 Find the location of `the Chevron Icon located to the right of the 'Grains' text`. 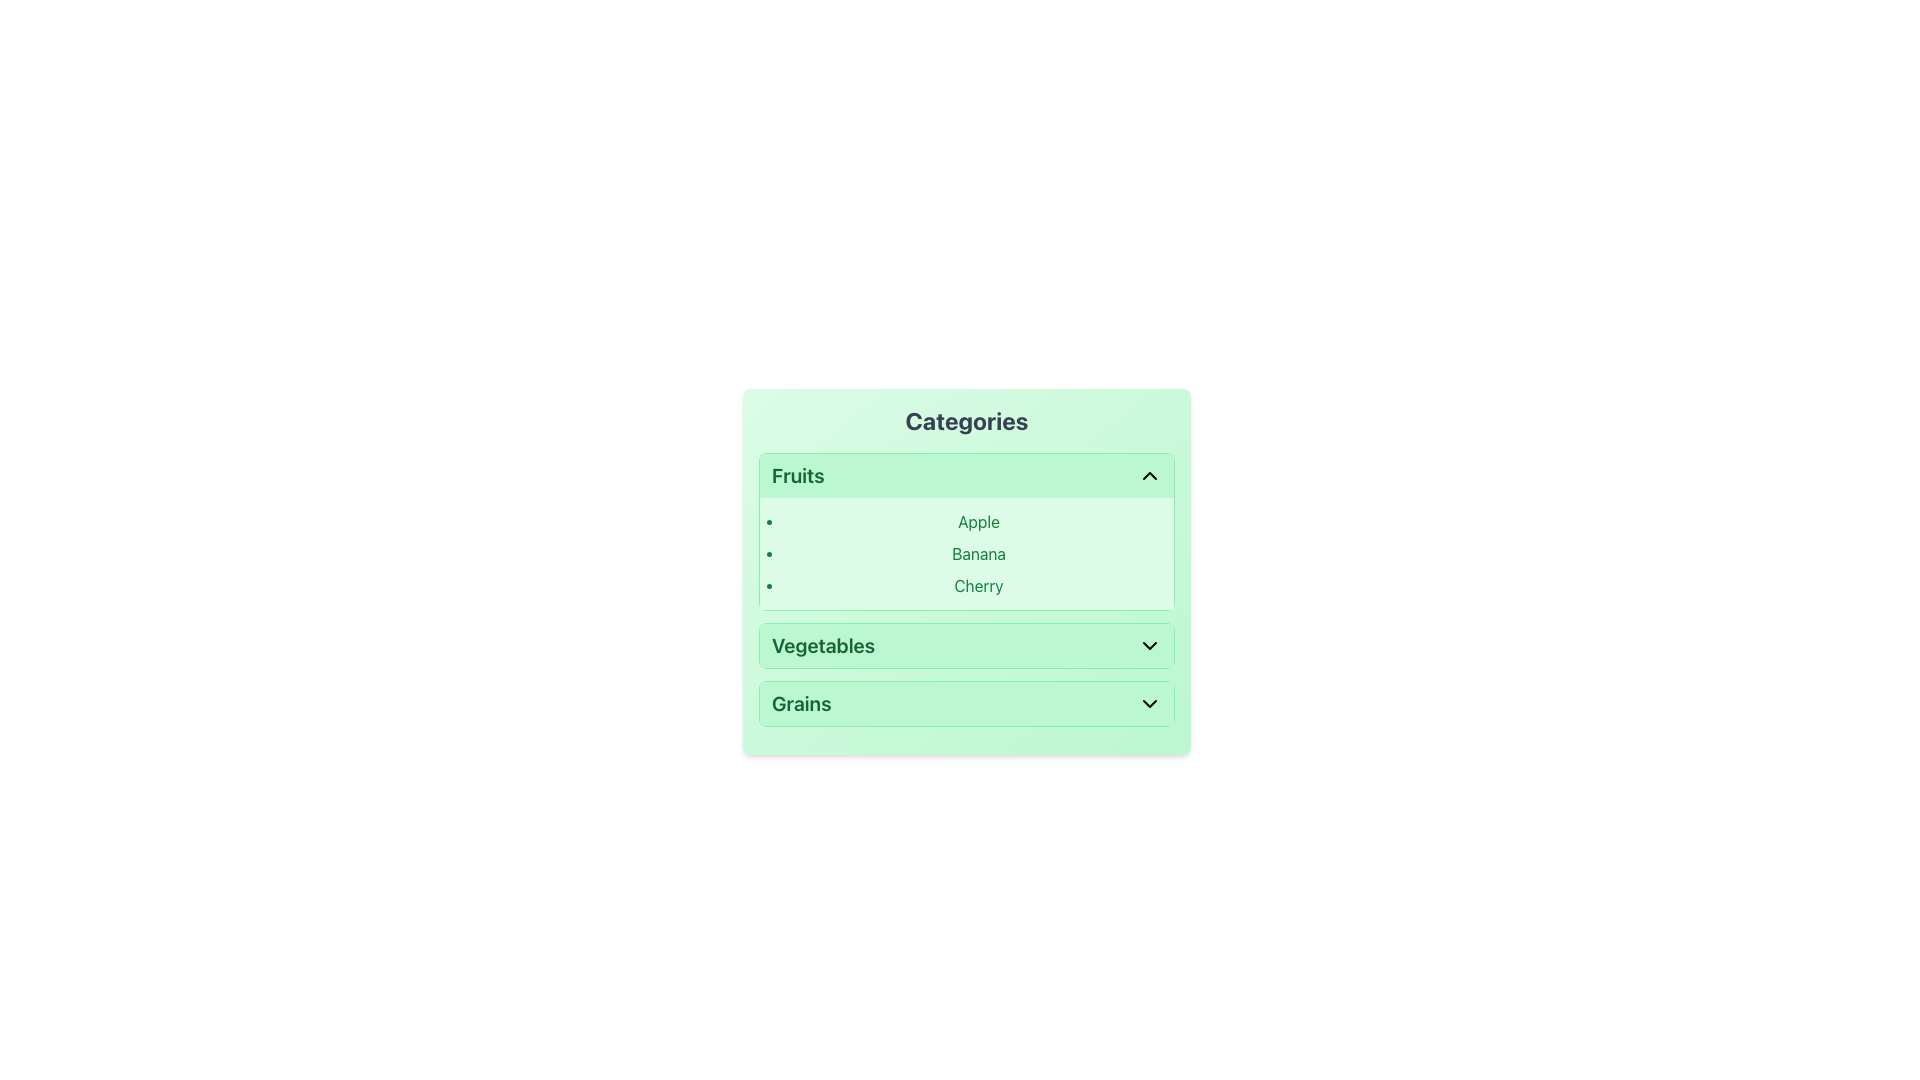

the Chevron Icon located to the right of the 'Grains' text is located at coordinates (1150, 703).